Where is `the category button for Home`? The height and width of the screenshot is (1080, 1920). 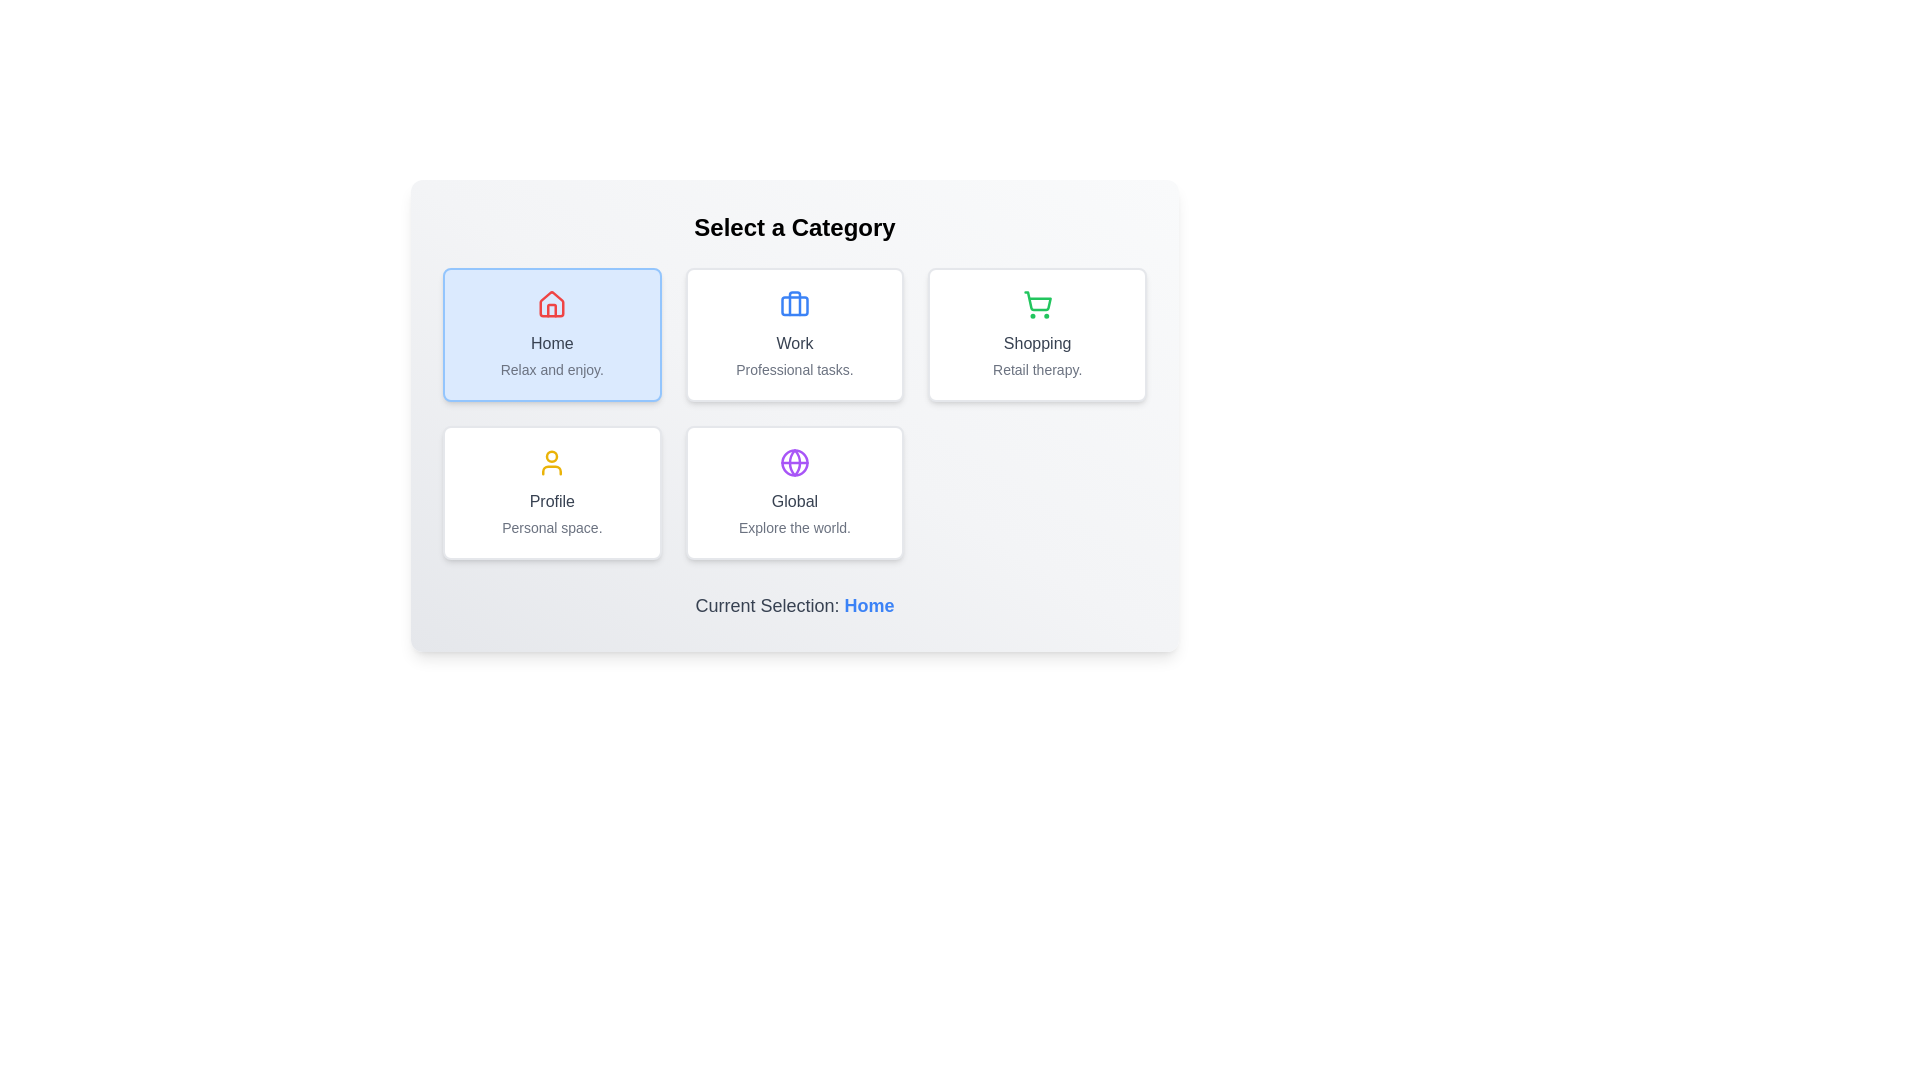 the category button for Home is located at coordinates (552, 334).